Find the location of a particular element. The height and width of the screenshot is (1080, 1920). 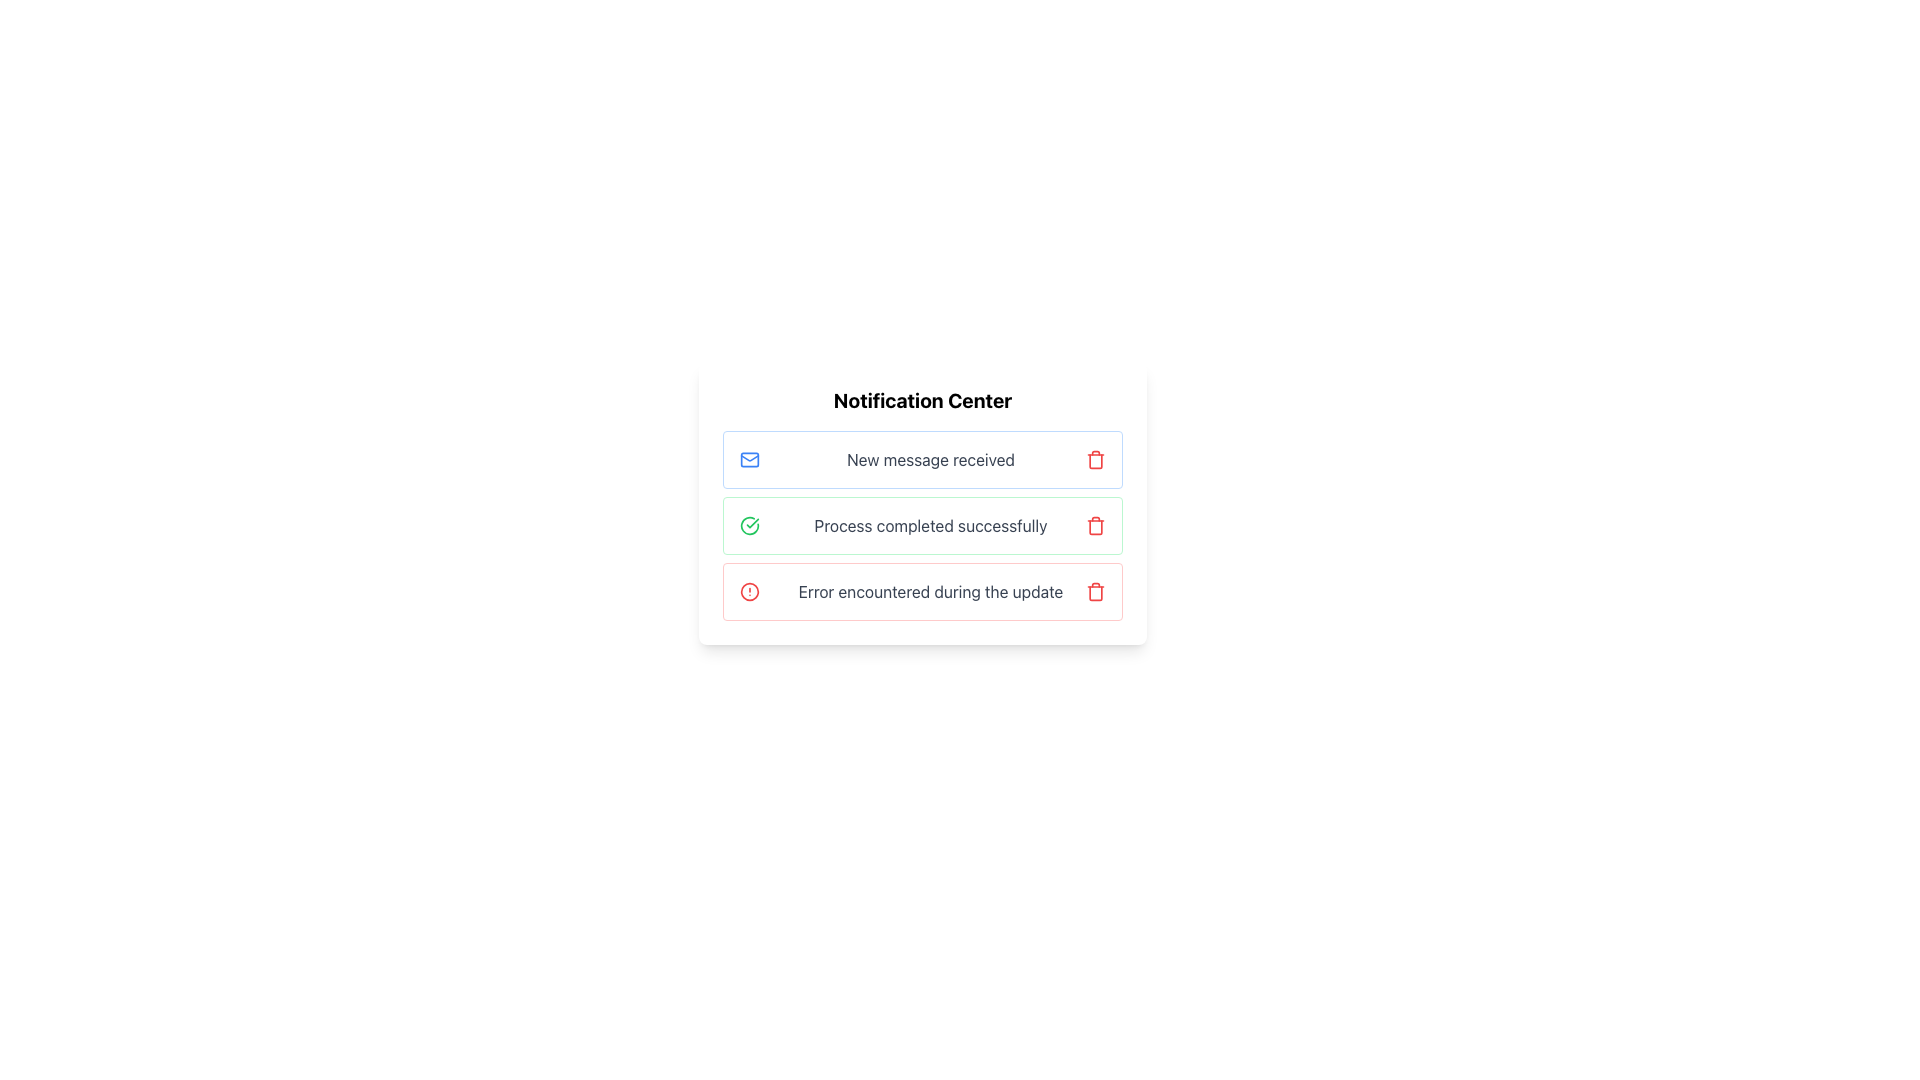

the envelope-shaped icon with a blue outline located to the left of the 'New message received' text in the notification panel is located at coordinates (748, 459).